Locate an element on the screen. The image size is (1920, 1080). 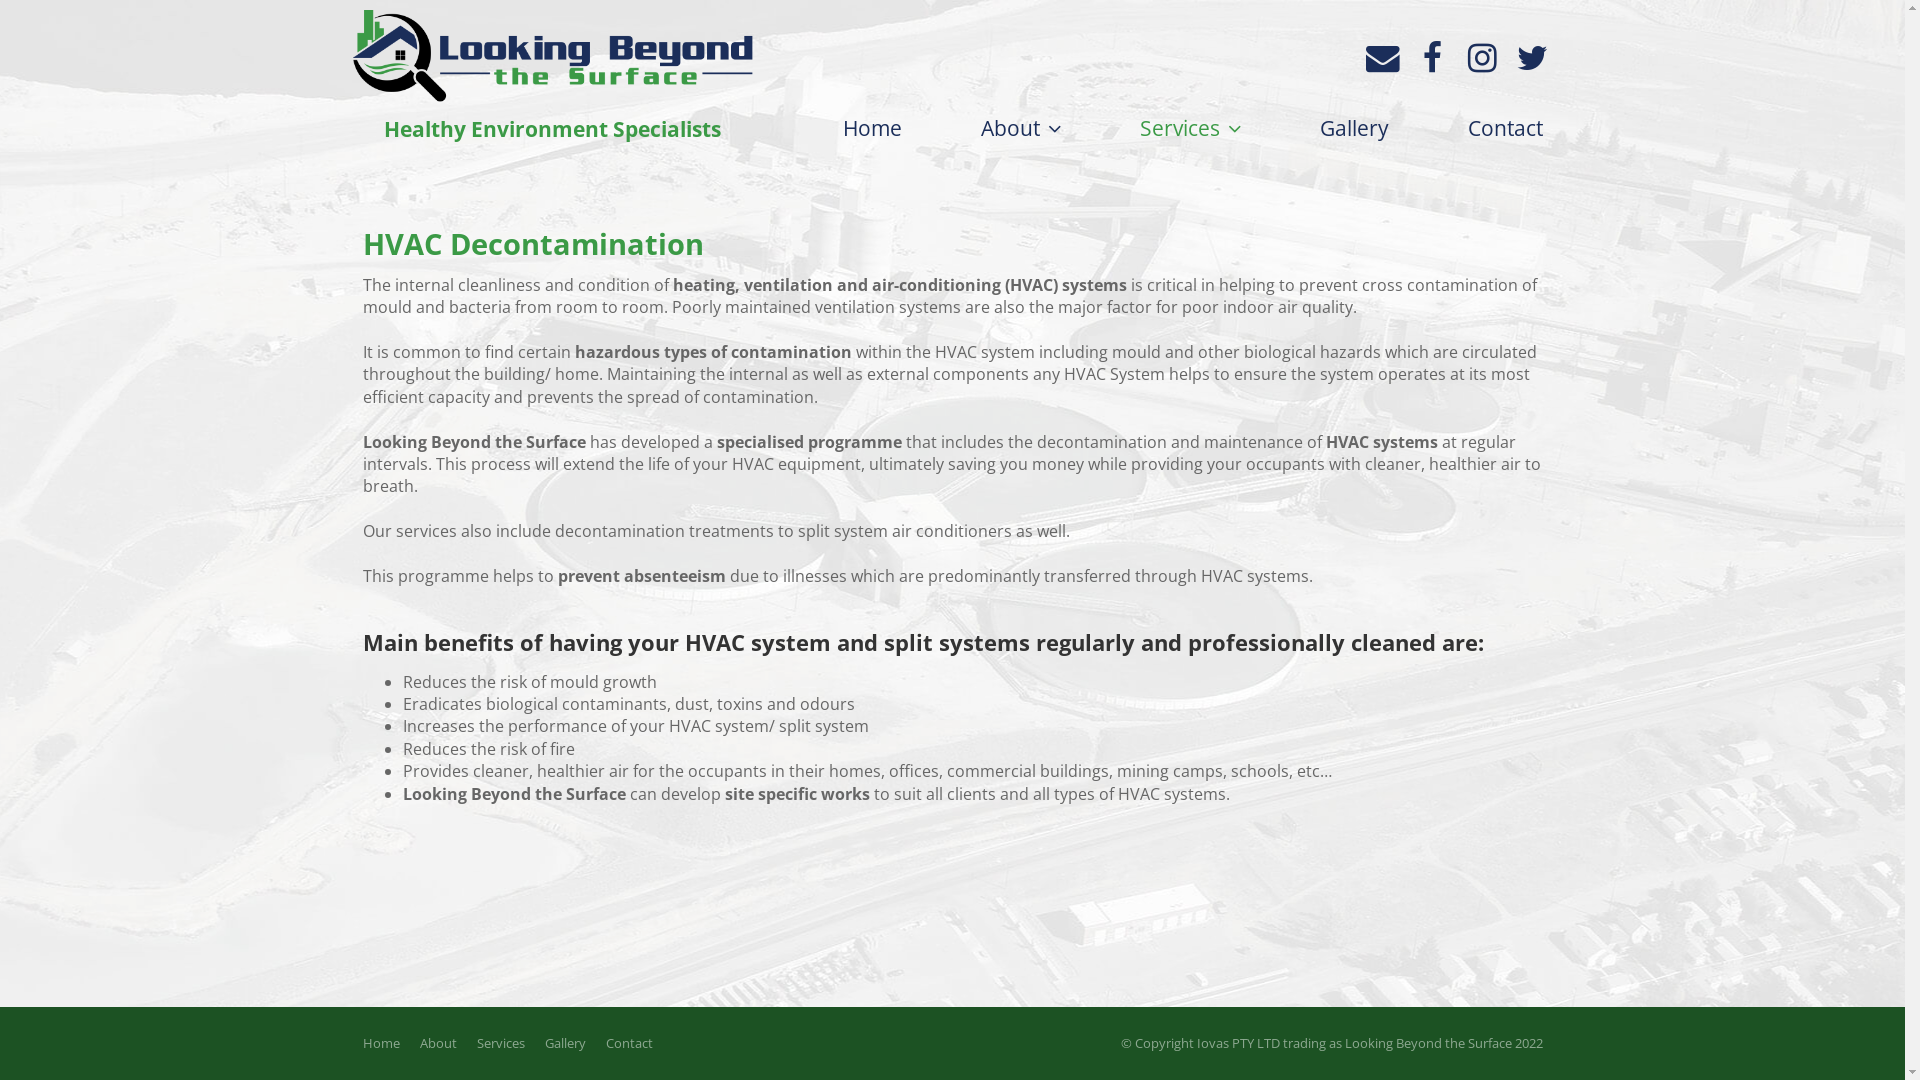
'Gallery' is located at coordinates (563, 1041).